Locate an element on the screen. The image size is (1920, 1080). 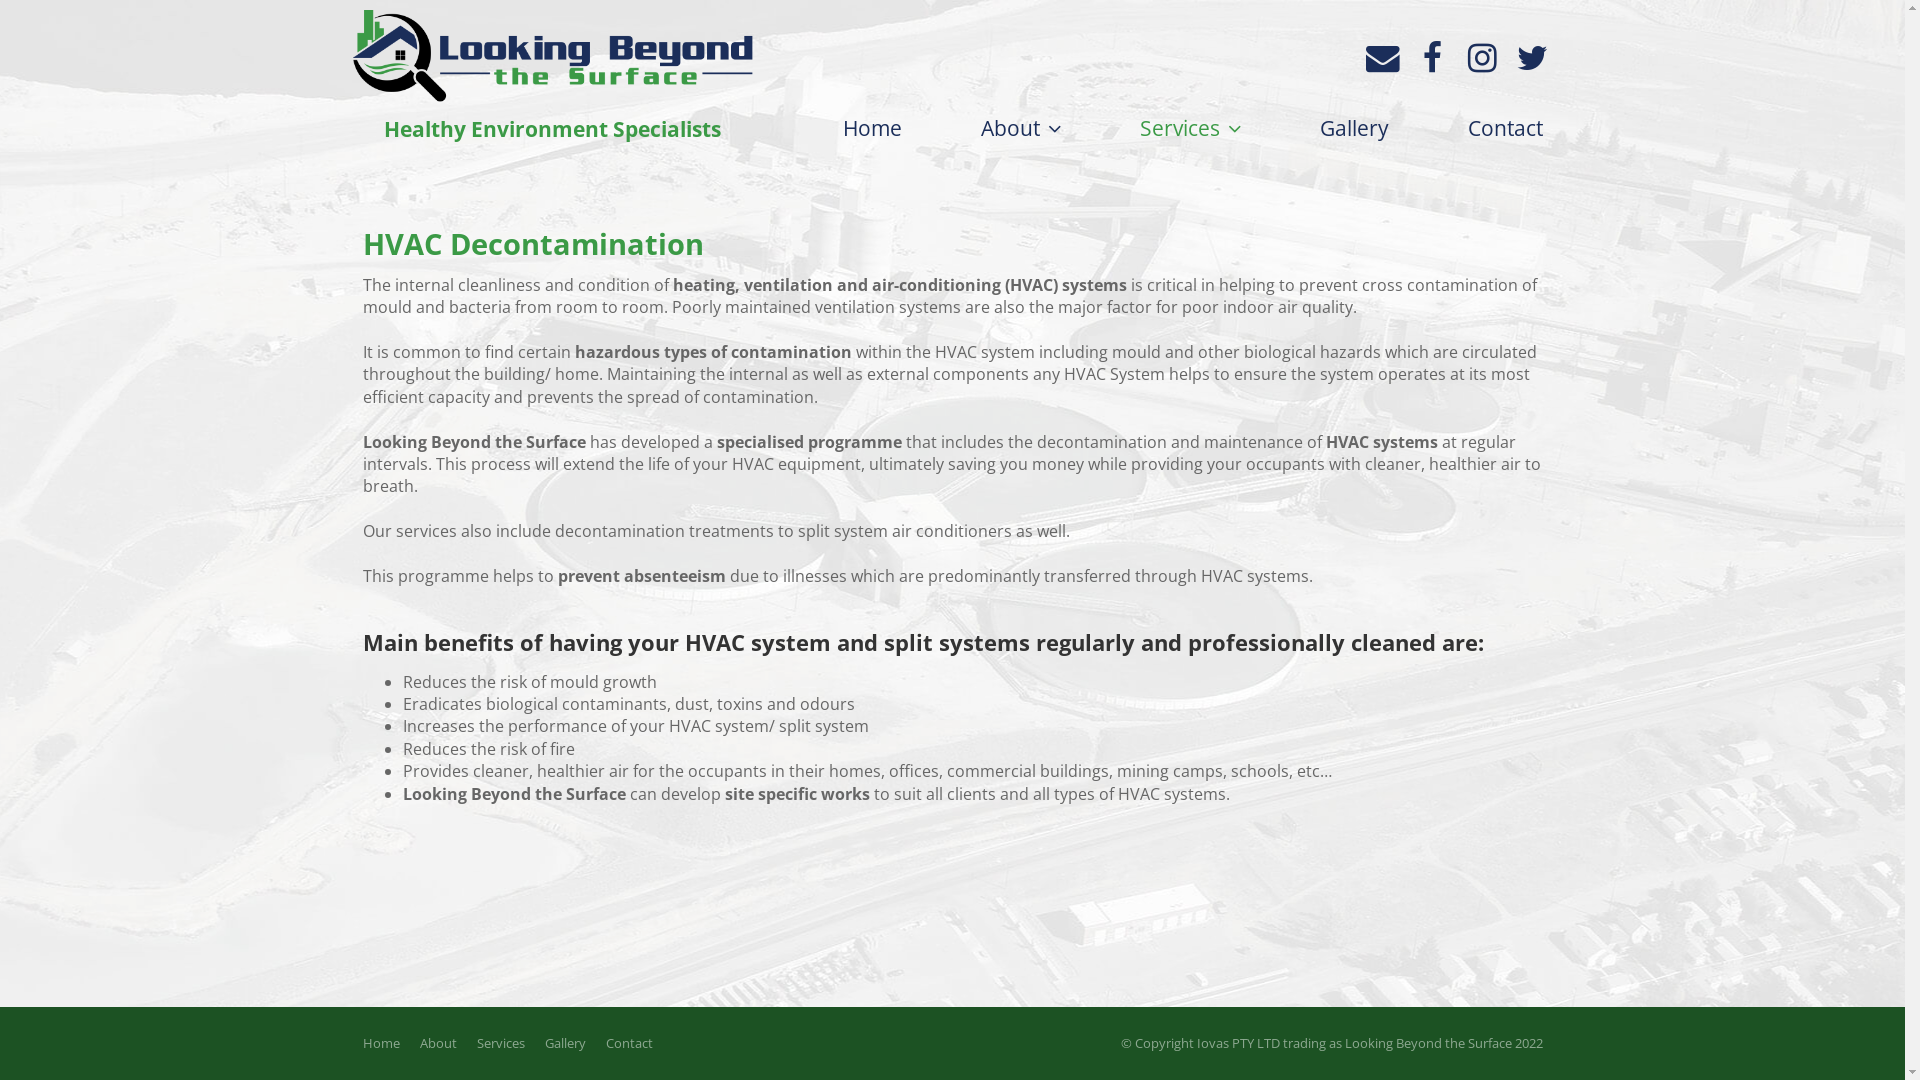
'Gallery' is located at coordinates (563, 1041).